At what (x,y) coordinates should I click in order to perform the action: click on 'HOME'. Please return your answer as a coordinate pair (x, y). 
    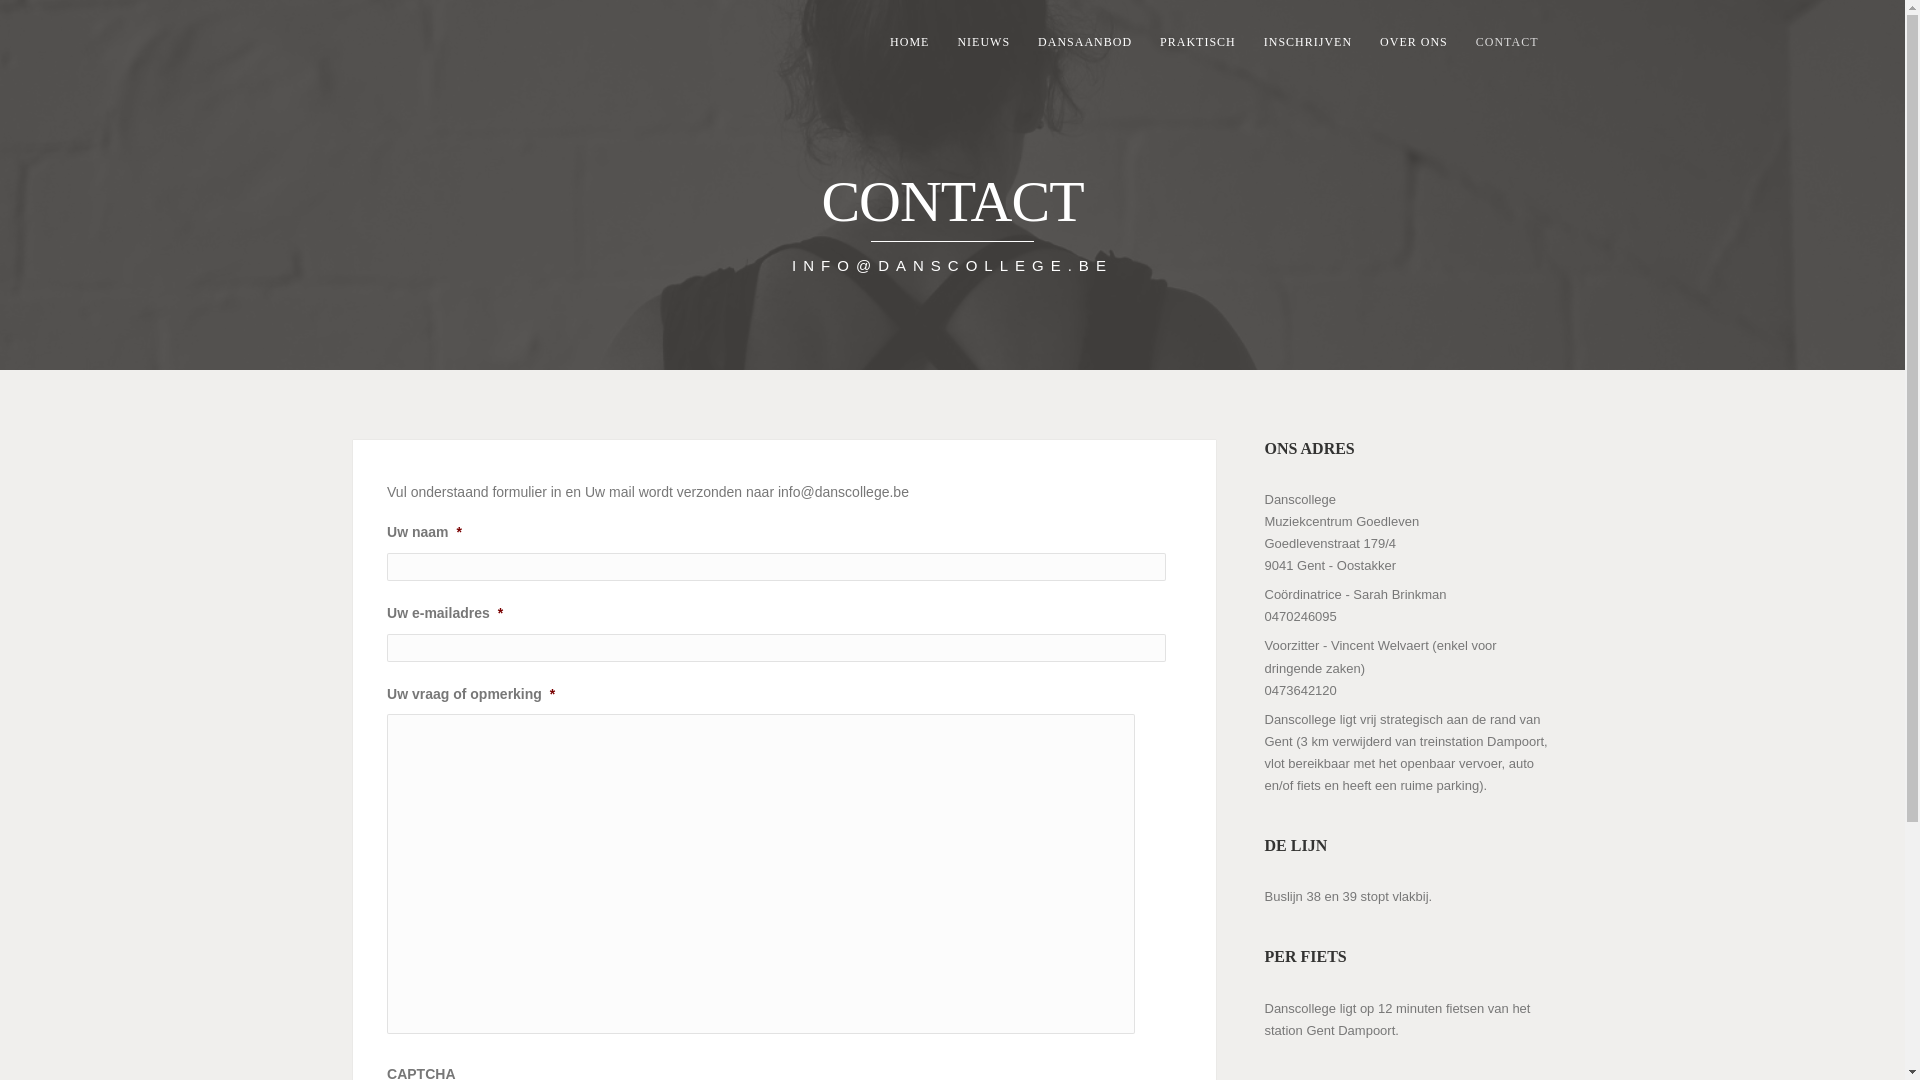
    Looking at the image, I should click on (875, 42).